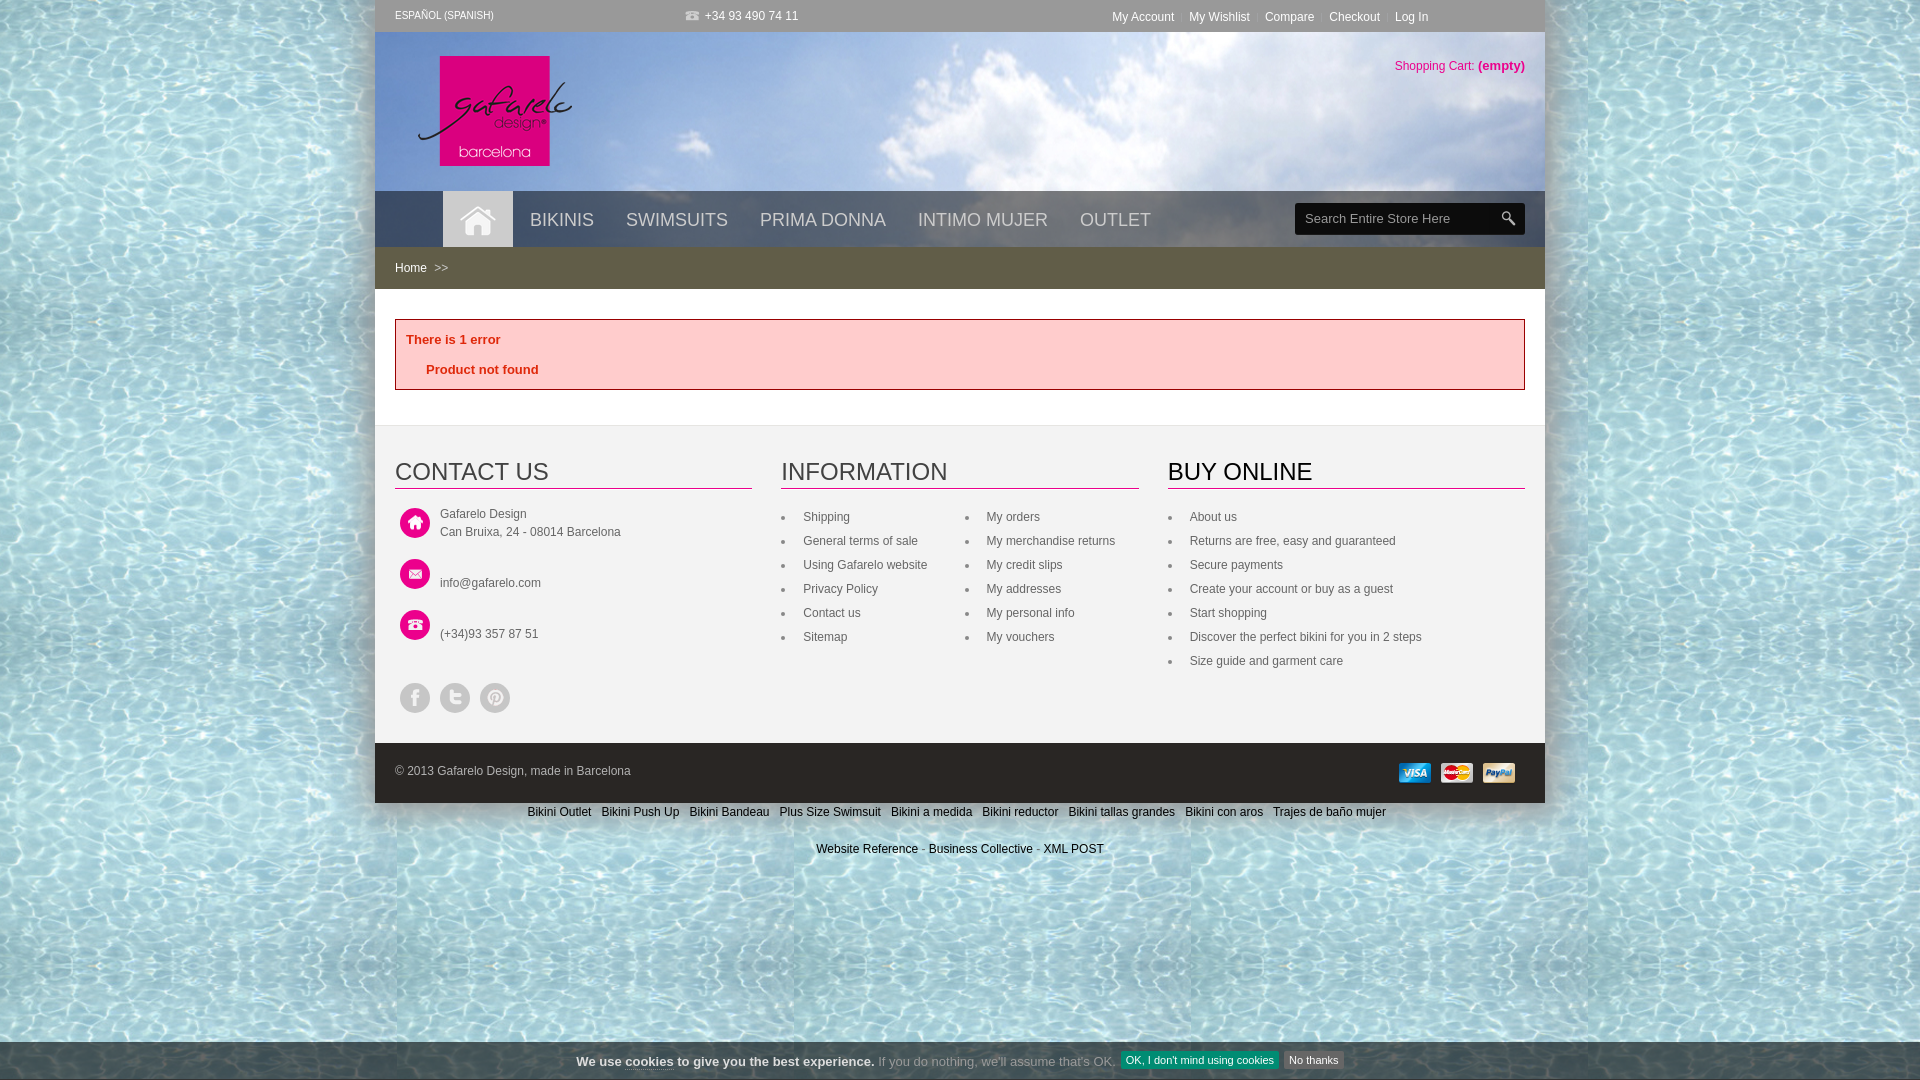 The height and width of the screenshot is (1080, 1920). Describe the element at coordinates (454, 697) in the screenshot. I see `'Twitter'` at that location.